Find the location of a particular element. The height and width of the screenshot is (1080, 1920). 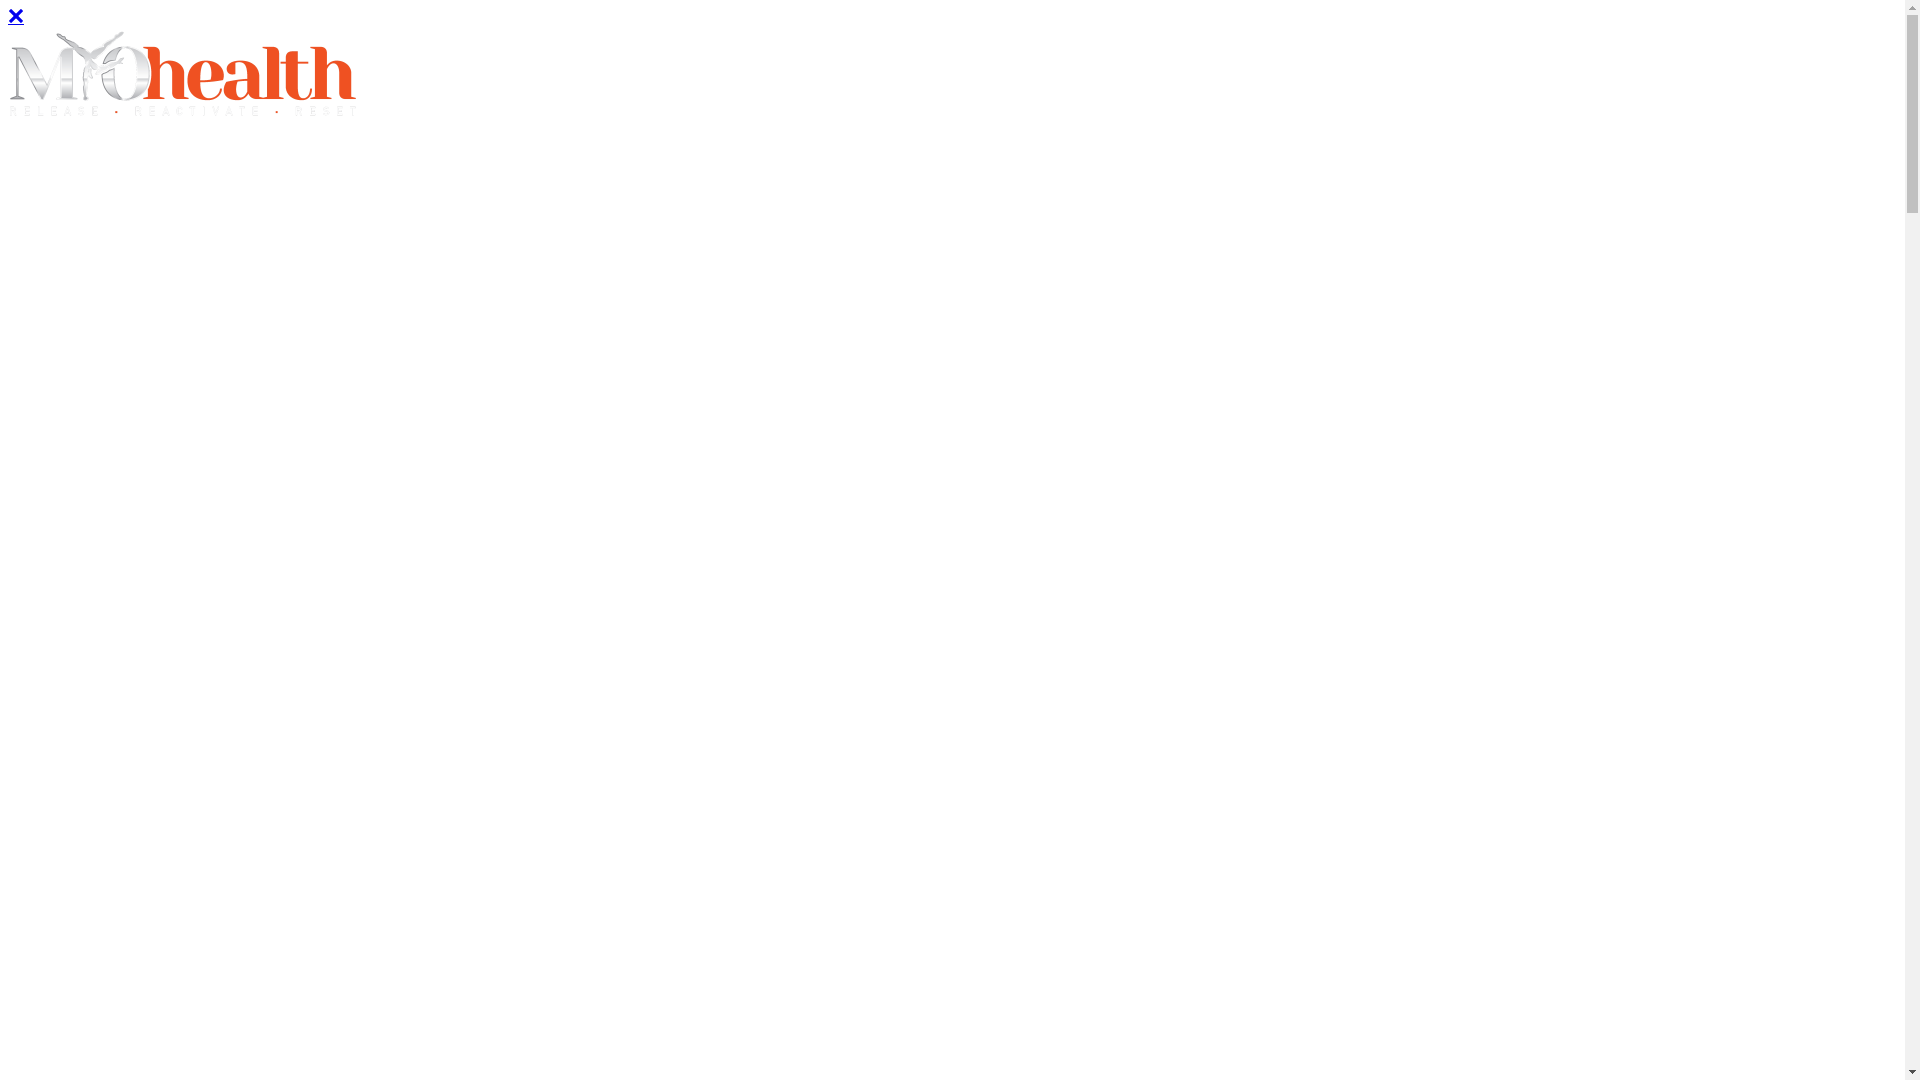

'Site logo' is located at coordinates (182, 117).